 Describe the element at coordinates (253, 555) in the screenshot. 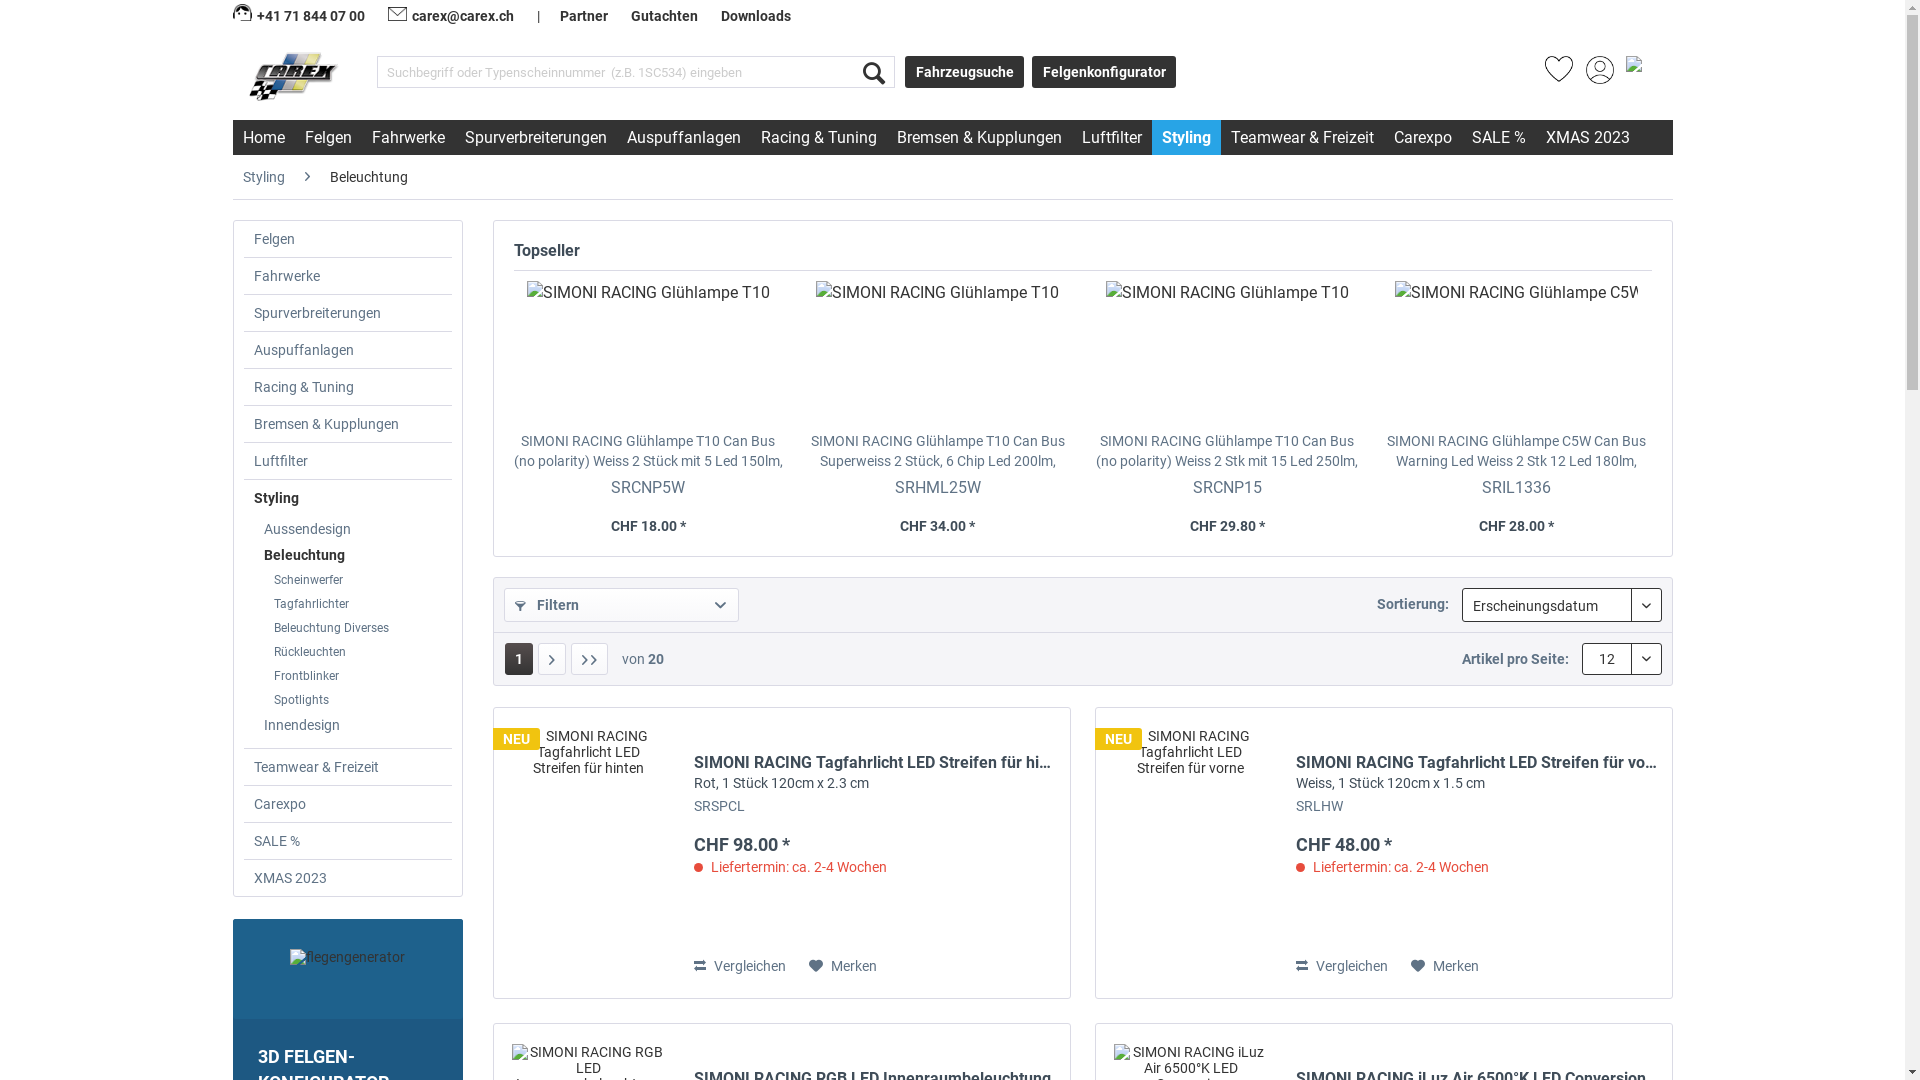

I see `'Beleuchtung'` at that location.